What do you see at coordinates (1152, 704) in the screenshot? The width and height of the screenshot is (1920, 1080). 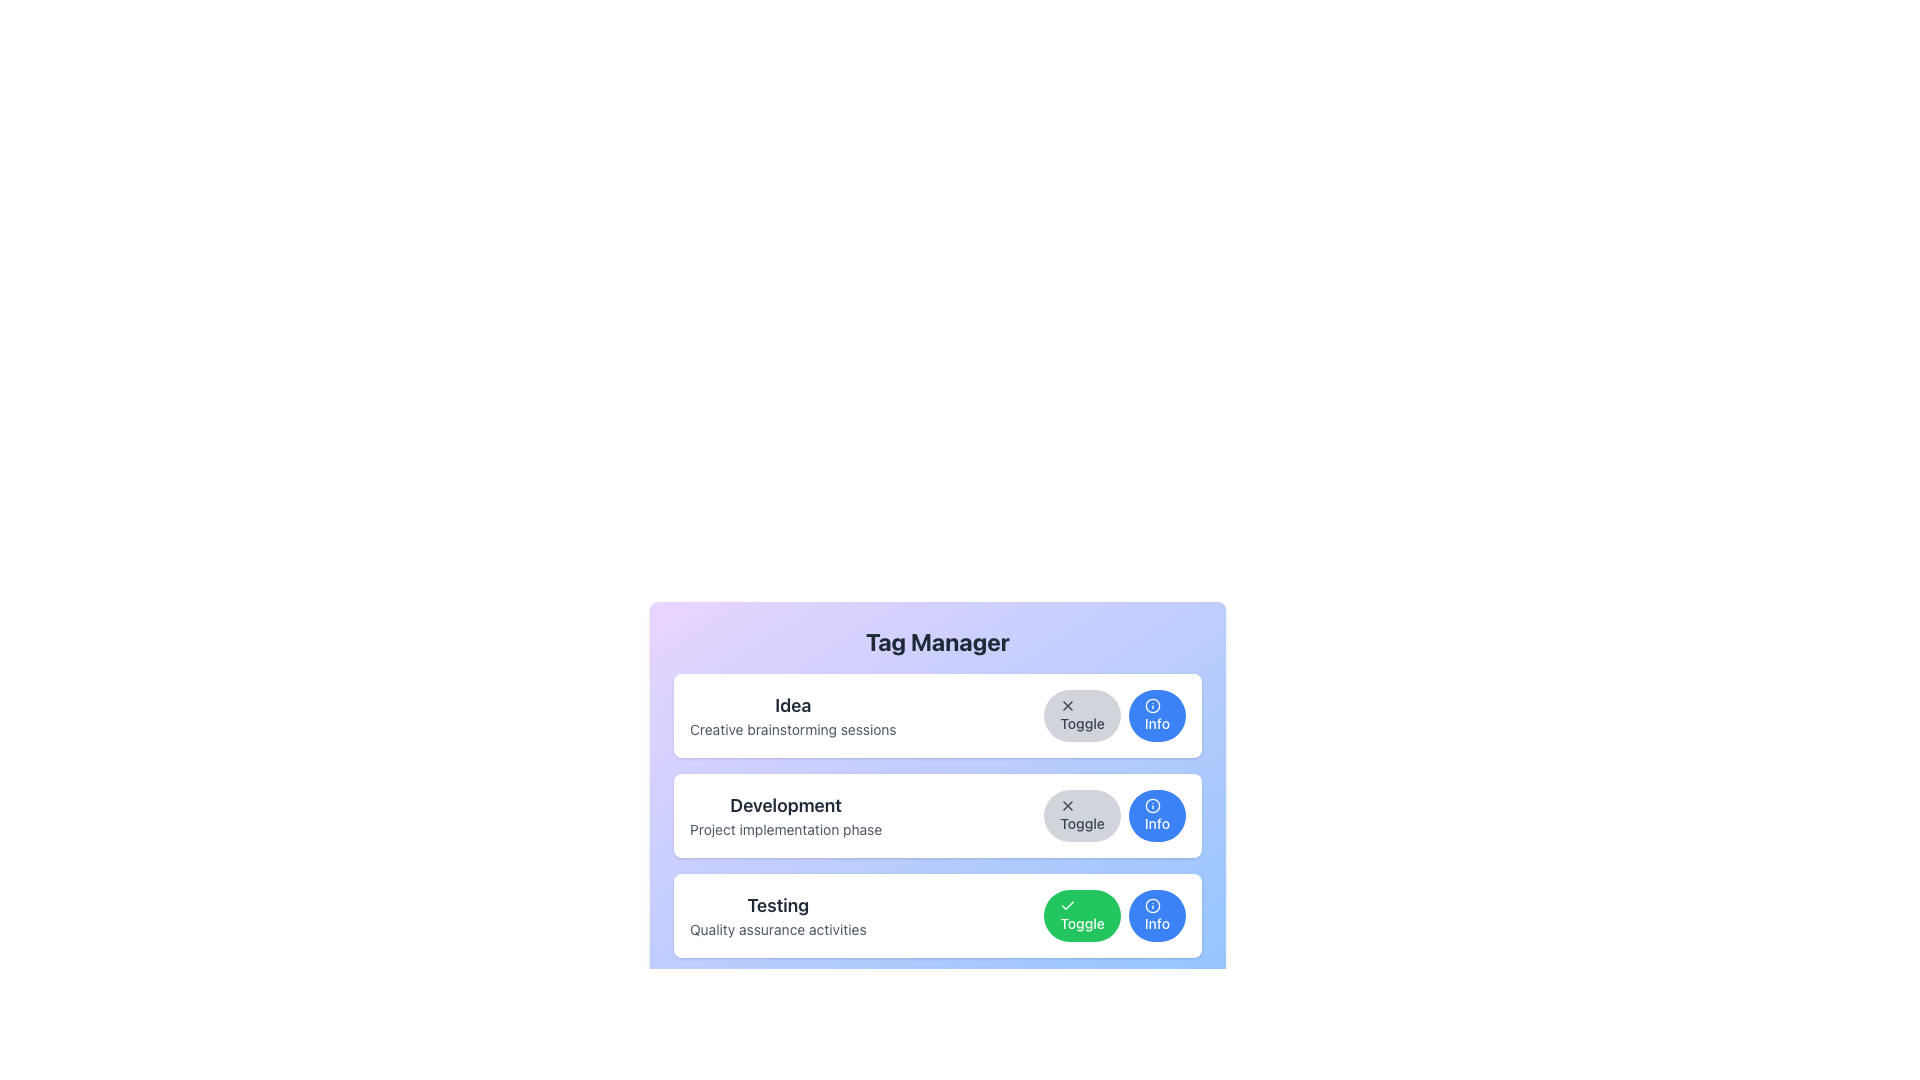 I see `the circular blue Information Icon with a white border containing the lowercase 'i'` at bounding box center [1152, 704].